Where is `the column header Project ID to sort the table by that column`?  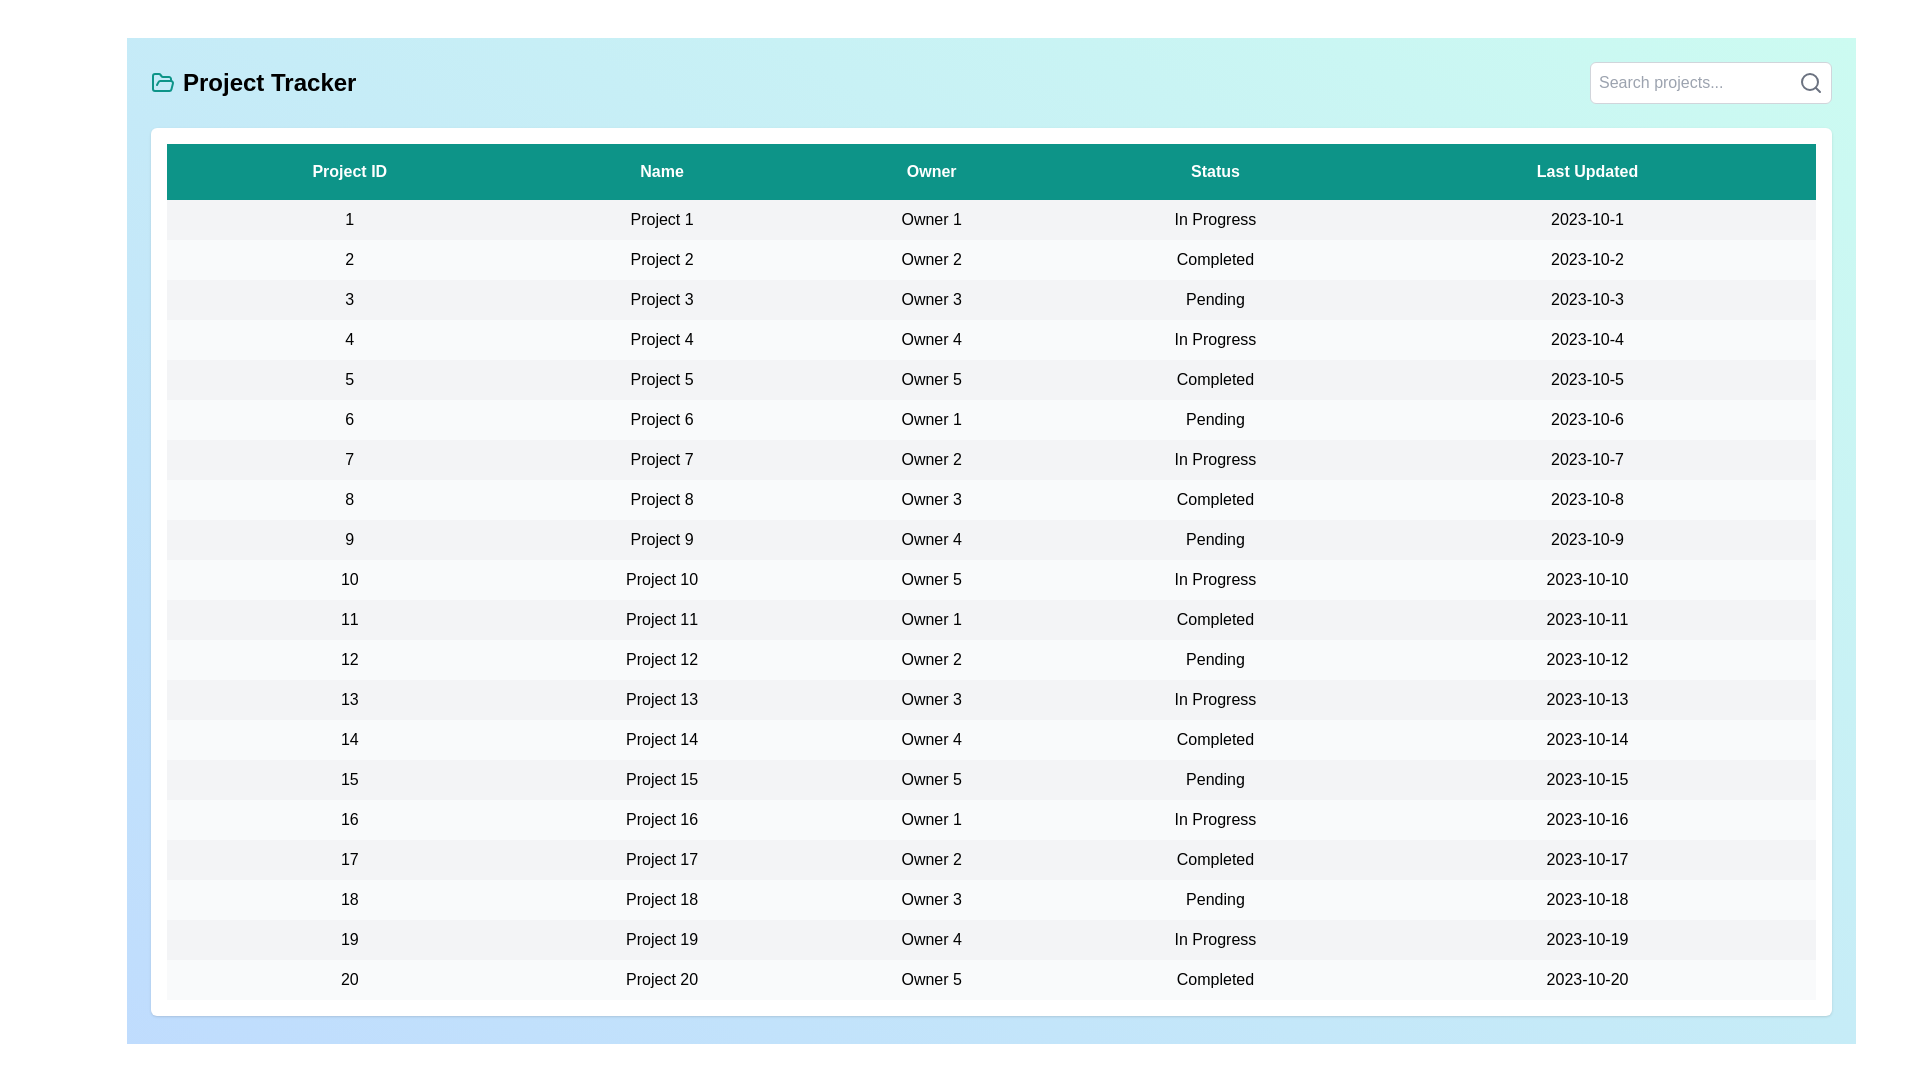
the column header Project ID to sort the table by that column is located at coordinates (349, 171).